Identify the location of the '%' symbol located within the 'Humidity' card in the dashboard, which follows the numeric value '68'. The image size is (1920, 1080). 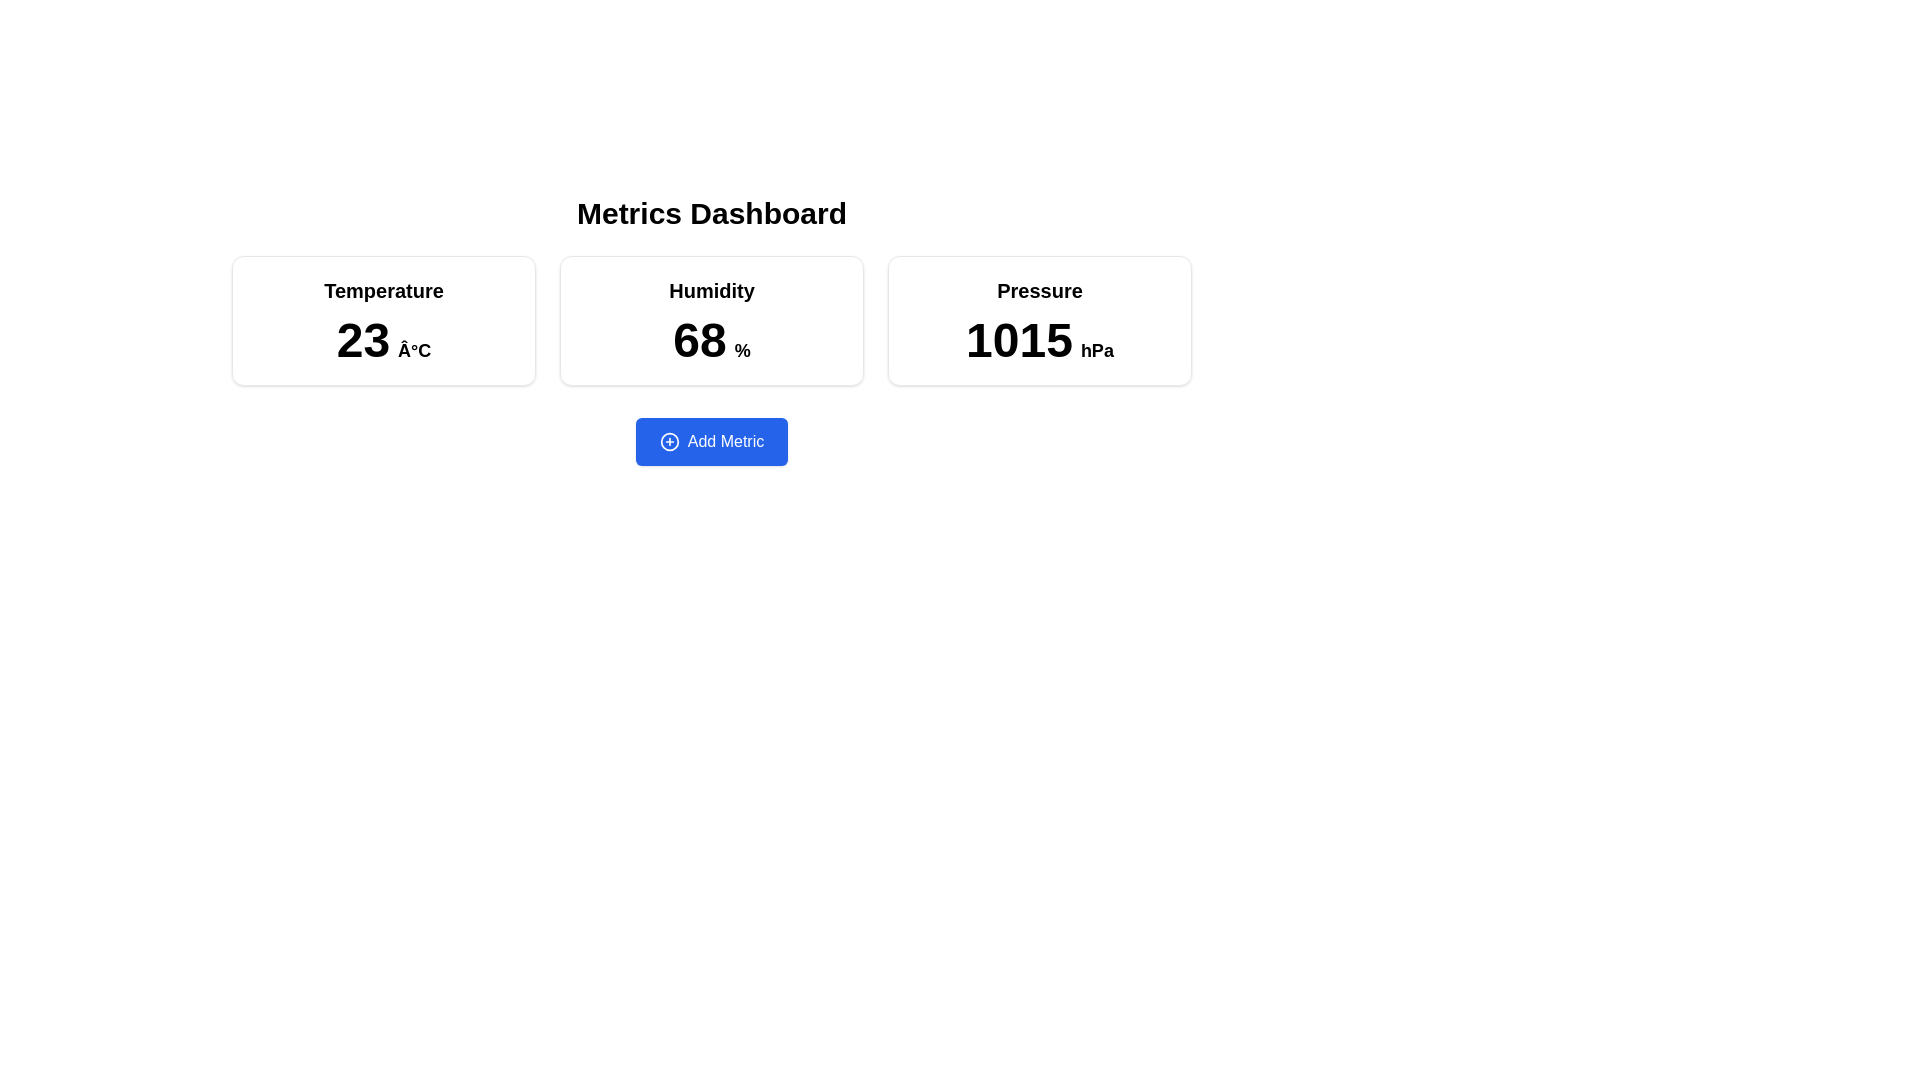
(741, 350).